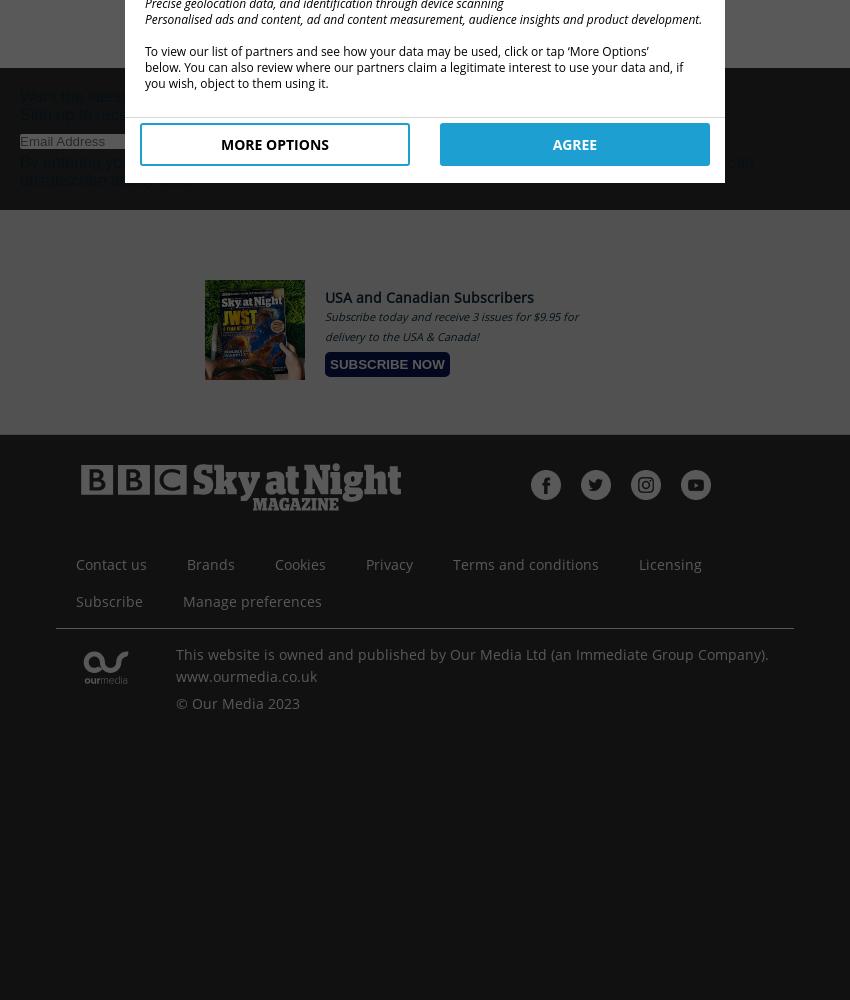 The height and width of the screenshot is (1000, 850). Describe the element at coordinates (387, 362) in the screenshot. I see `'SUBSCRIBE NOW'` at that location.